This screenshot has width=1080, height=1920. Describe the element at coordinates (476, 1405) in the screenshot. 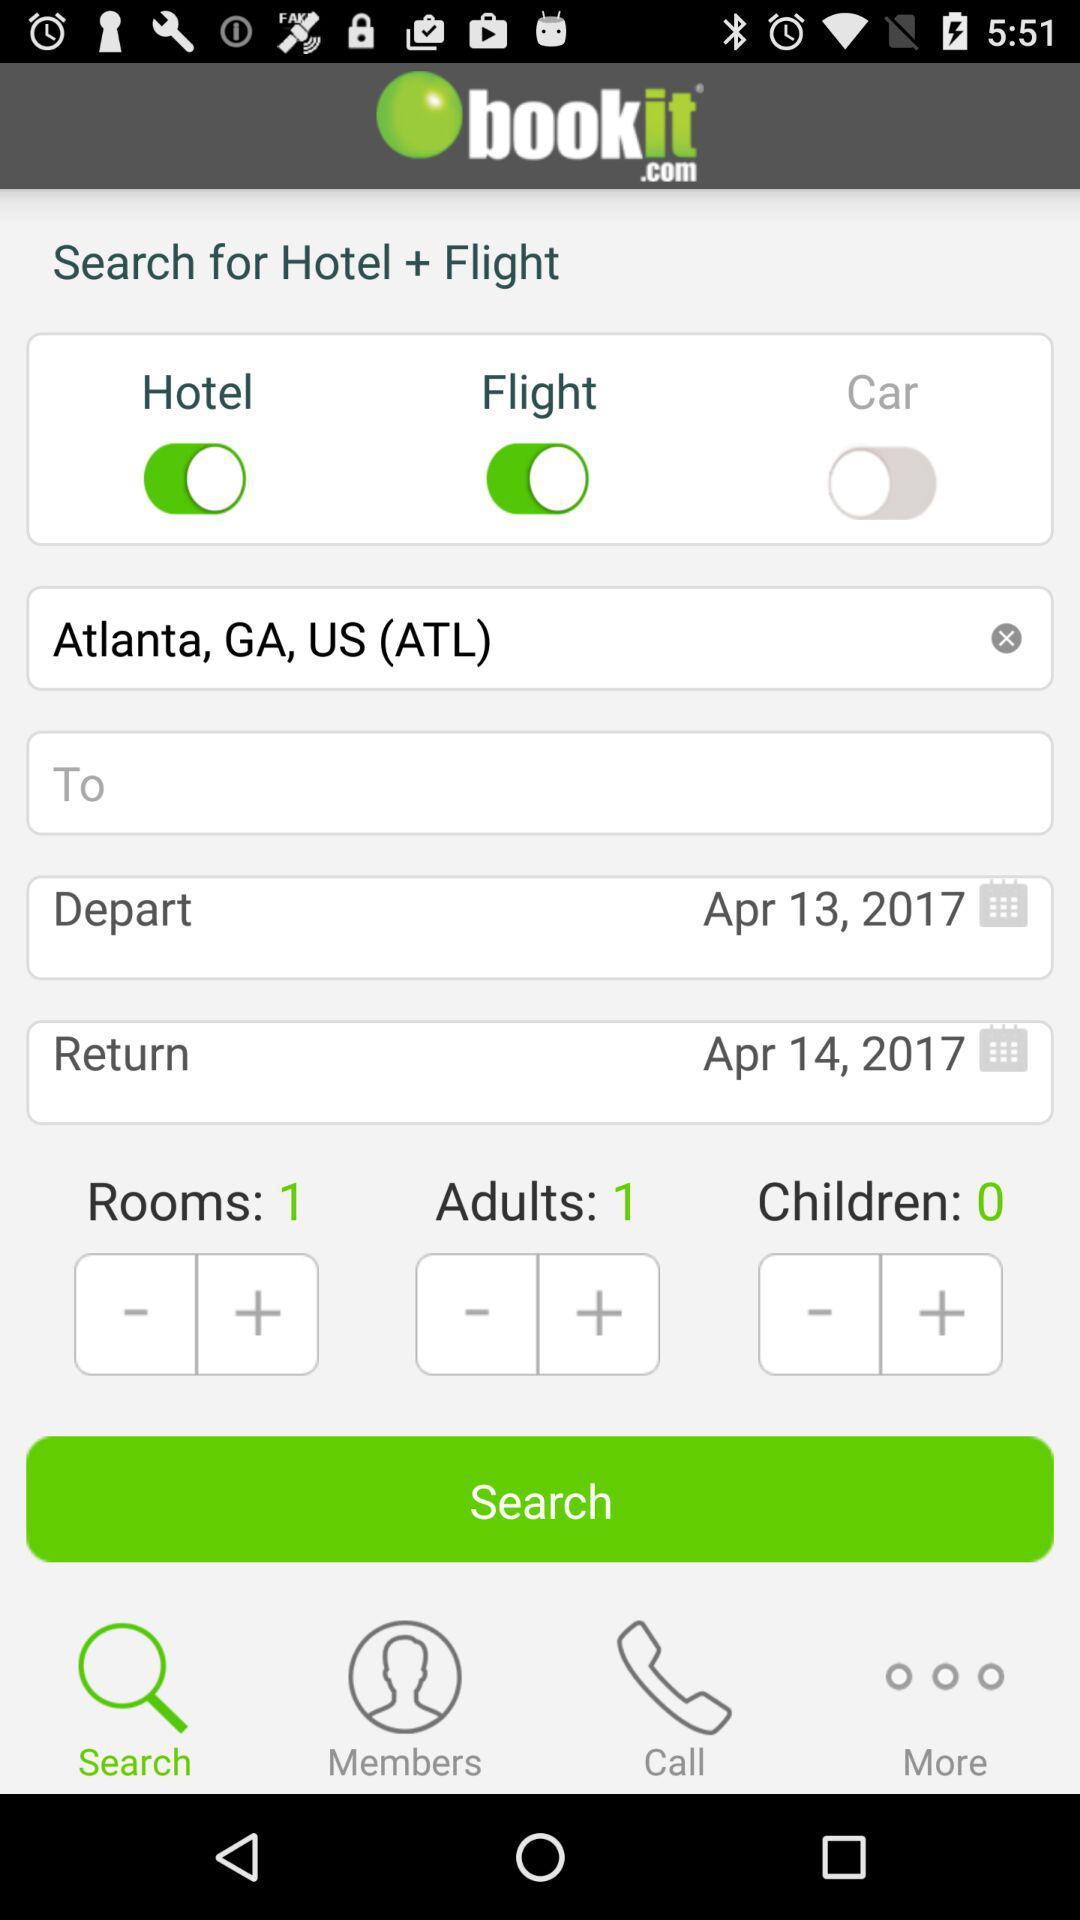

I see `the minus icon` at that location.